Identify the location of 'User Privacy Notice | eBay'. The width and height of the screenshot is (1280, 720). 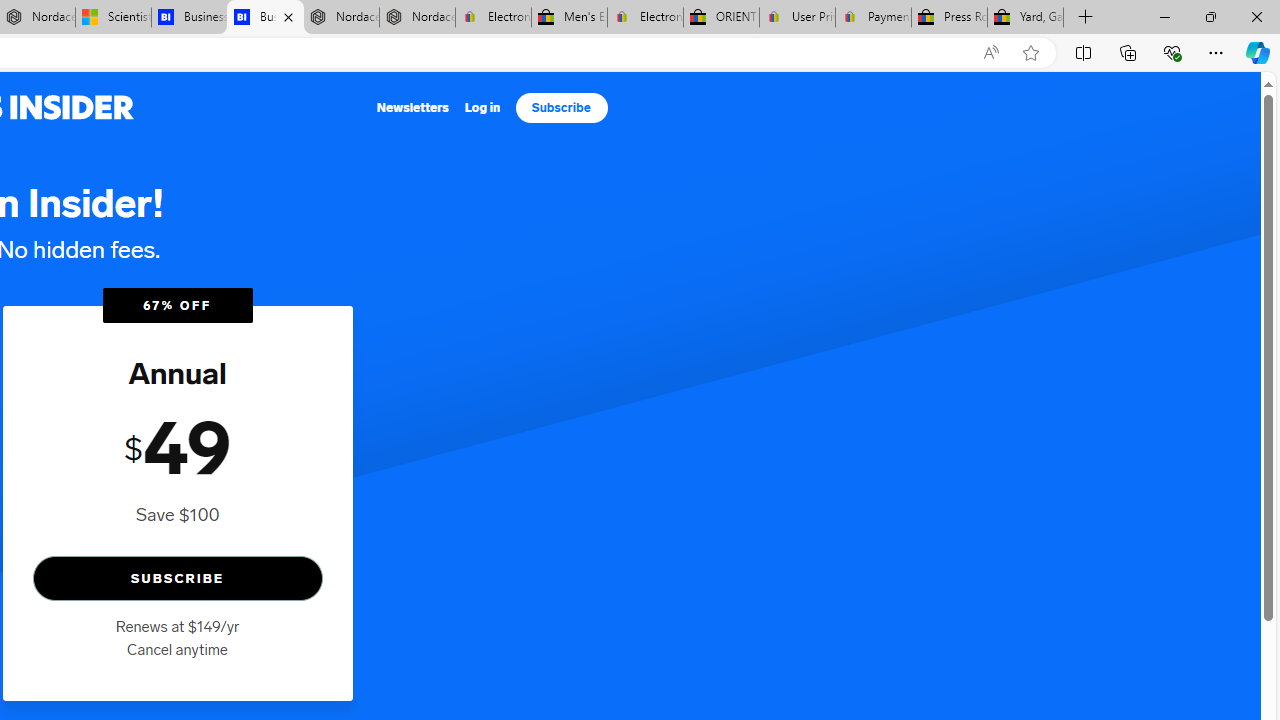
(796, 17).